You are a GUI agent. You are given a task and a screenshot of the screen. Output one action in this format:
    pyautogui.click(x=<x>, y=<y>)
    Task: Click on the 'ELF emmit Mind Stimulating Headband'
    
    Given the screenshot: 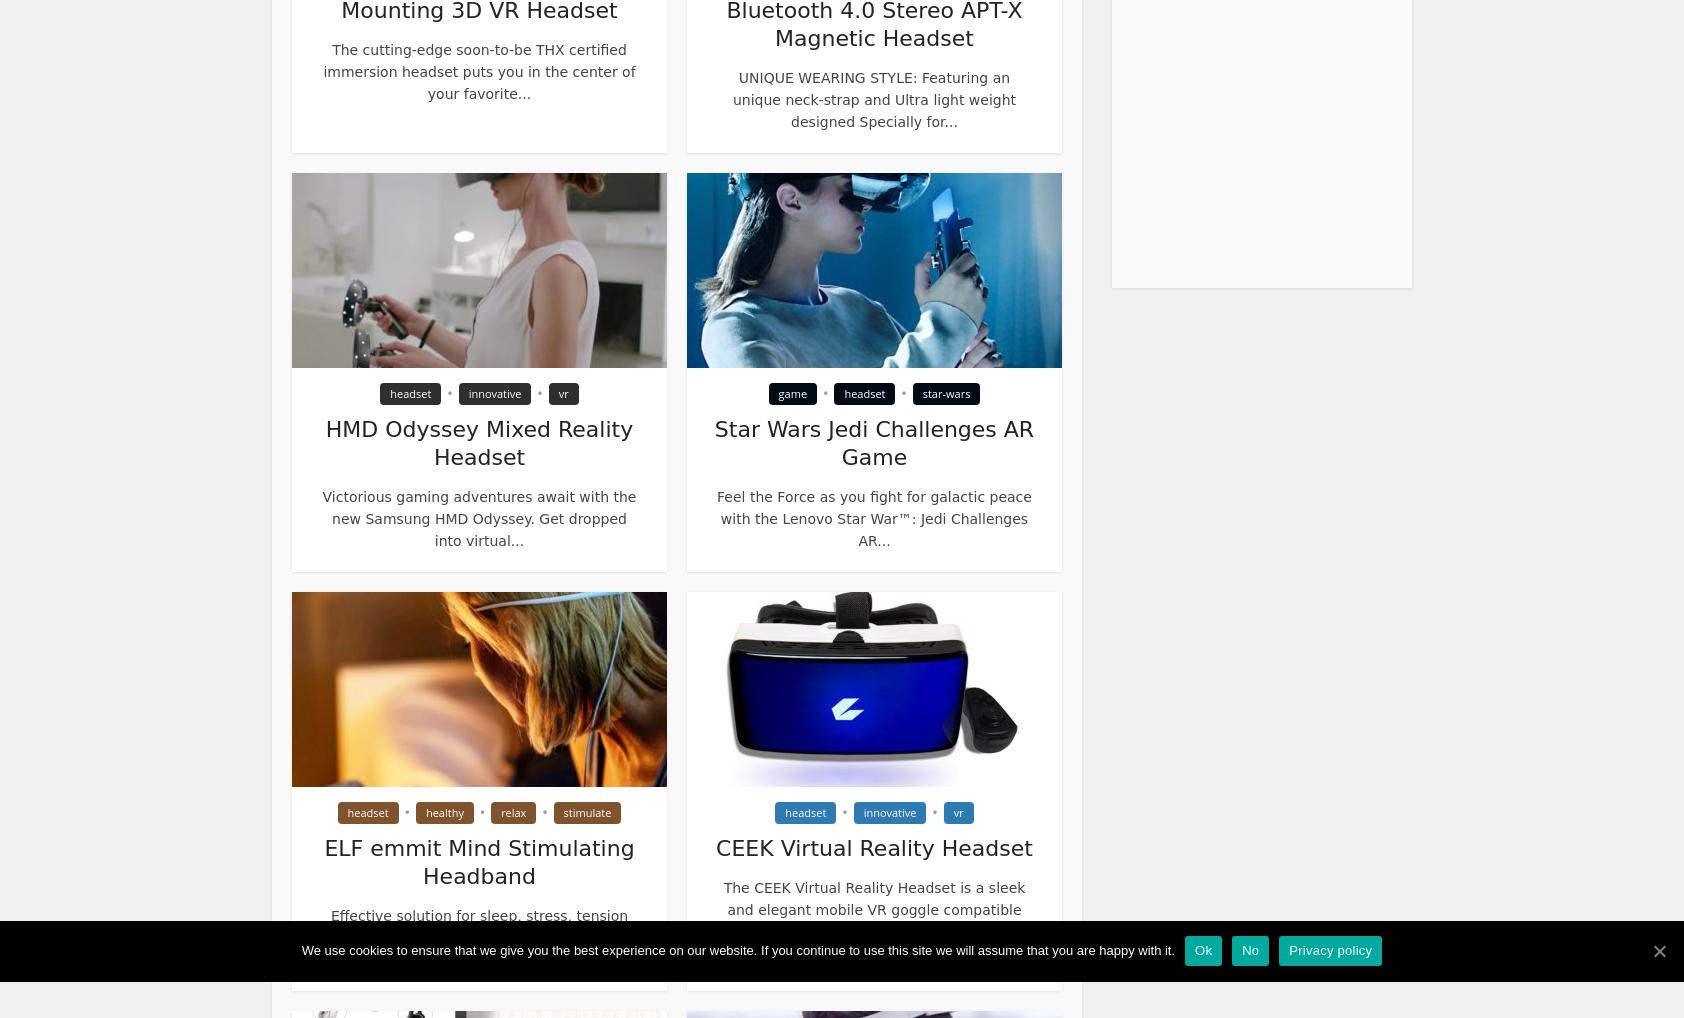 What is the action you would take?
    pyautogui.click(x=477, y=861)
    